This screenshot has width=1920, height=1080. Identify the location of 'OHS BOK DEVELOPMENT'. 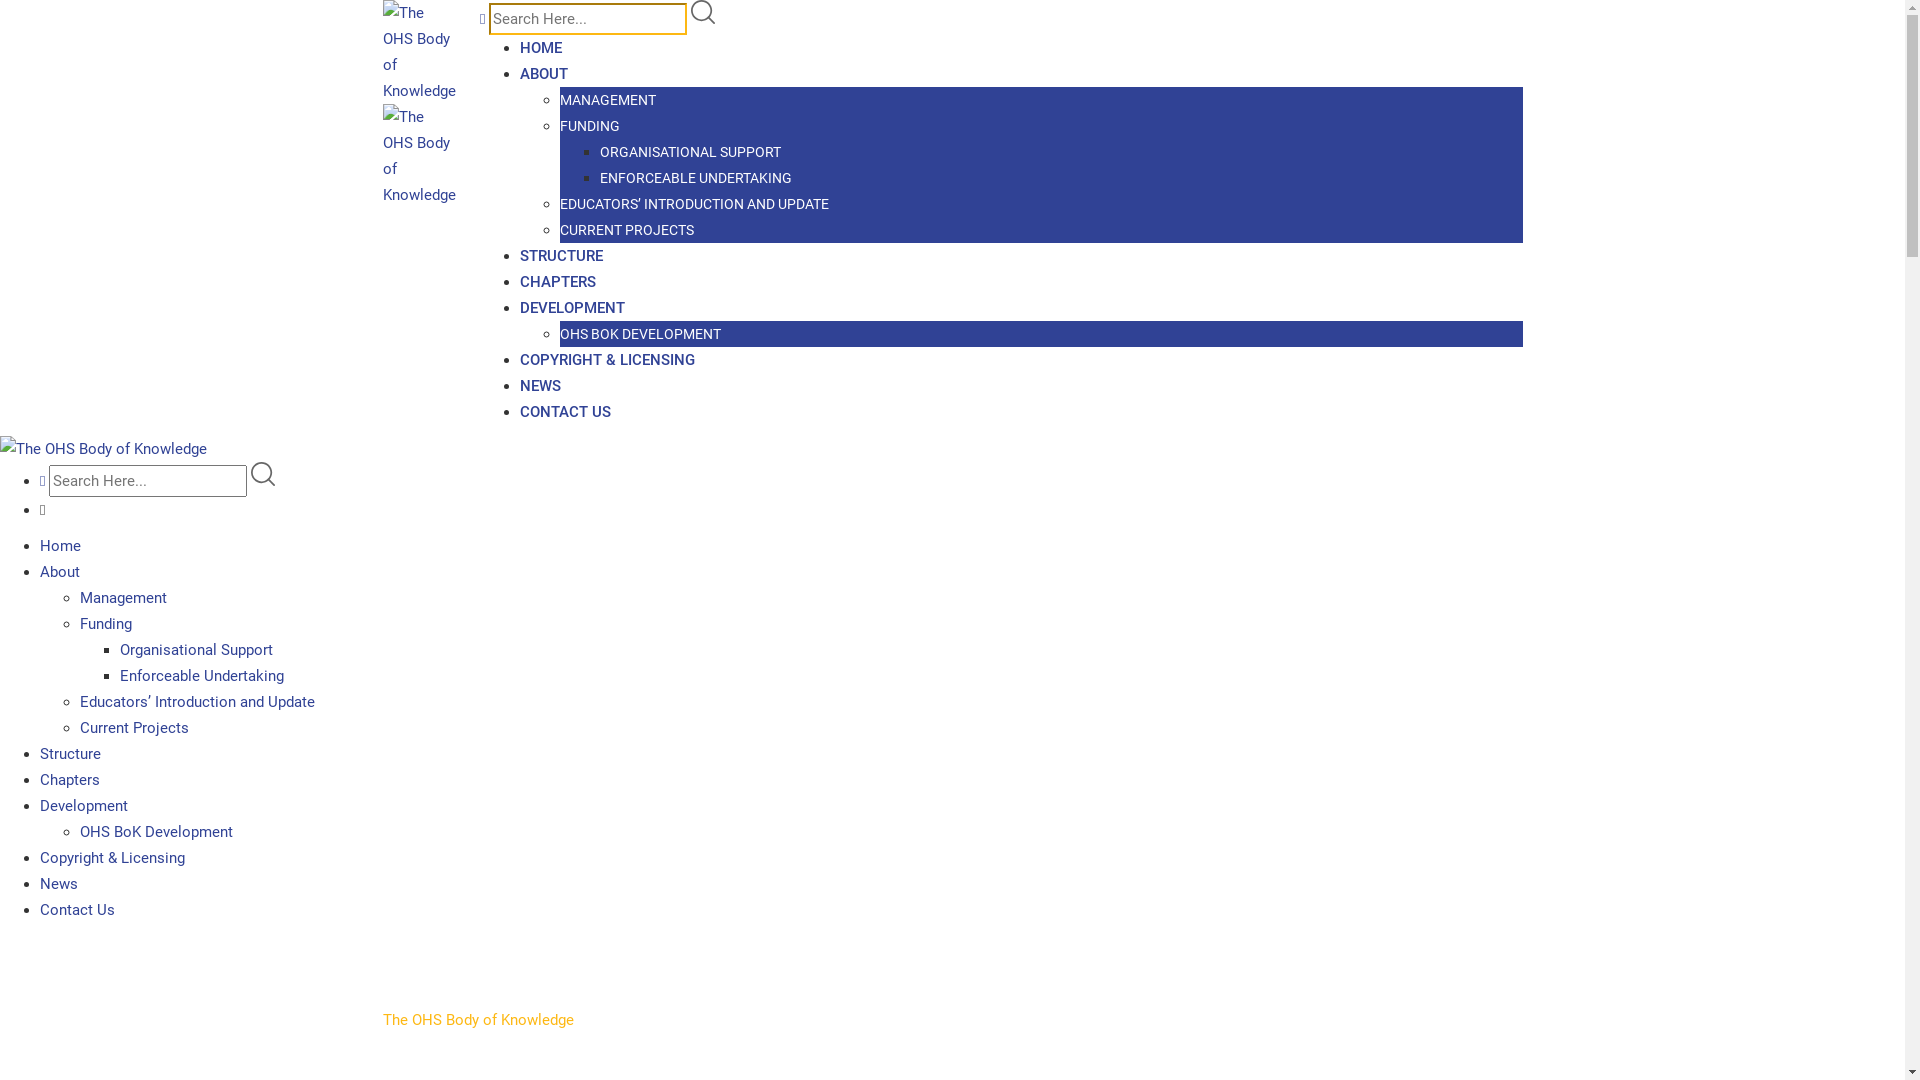
(560, 333).